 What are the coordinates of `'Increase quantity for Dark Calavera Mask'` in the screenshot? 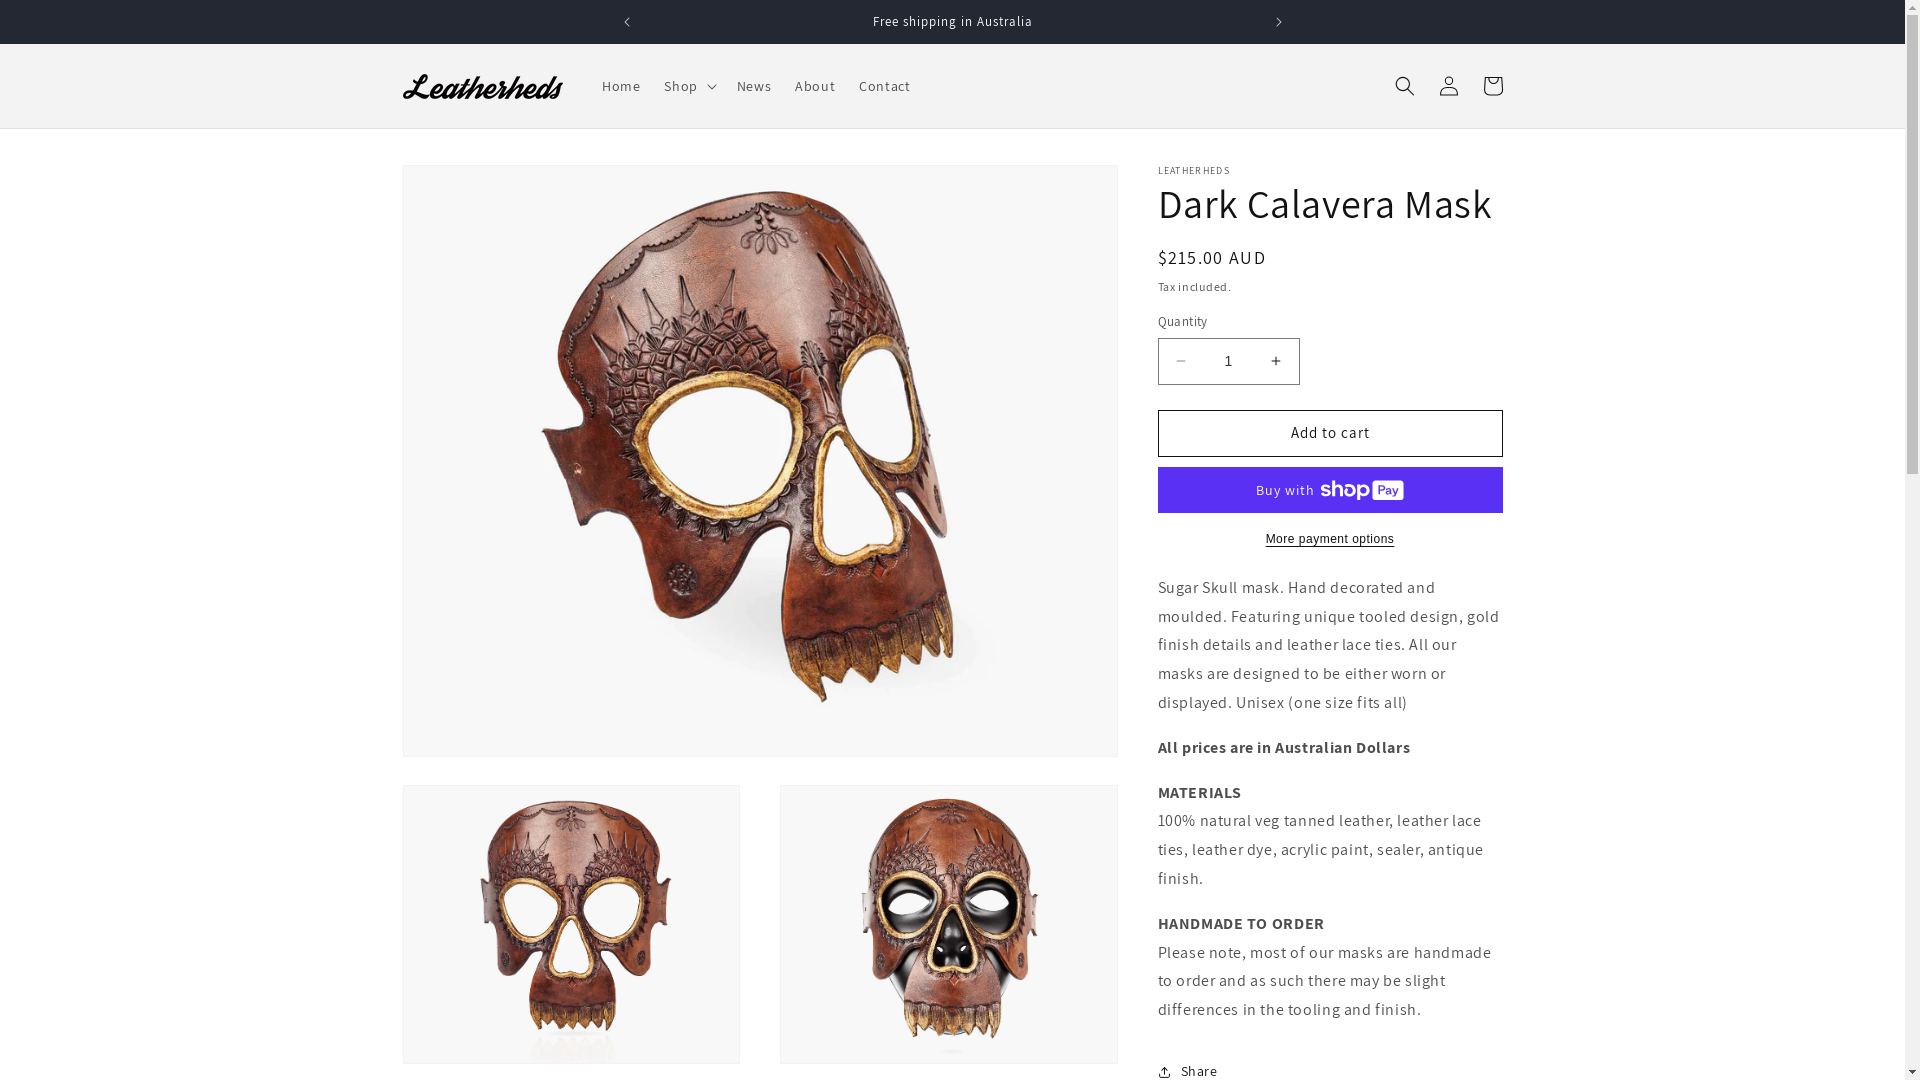 It's located at (1275, 361).